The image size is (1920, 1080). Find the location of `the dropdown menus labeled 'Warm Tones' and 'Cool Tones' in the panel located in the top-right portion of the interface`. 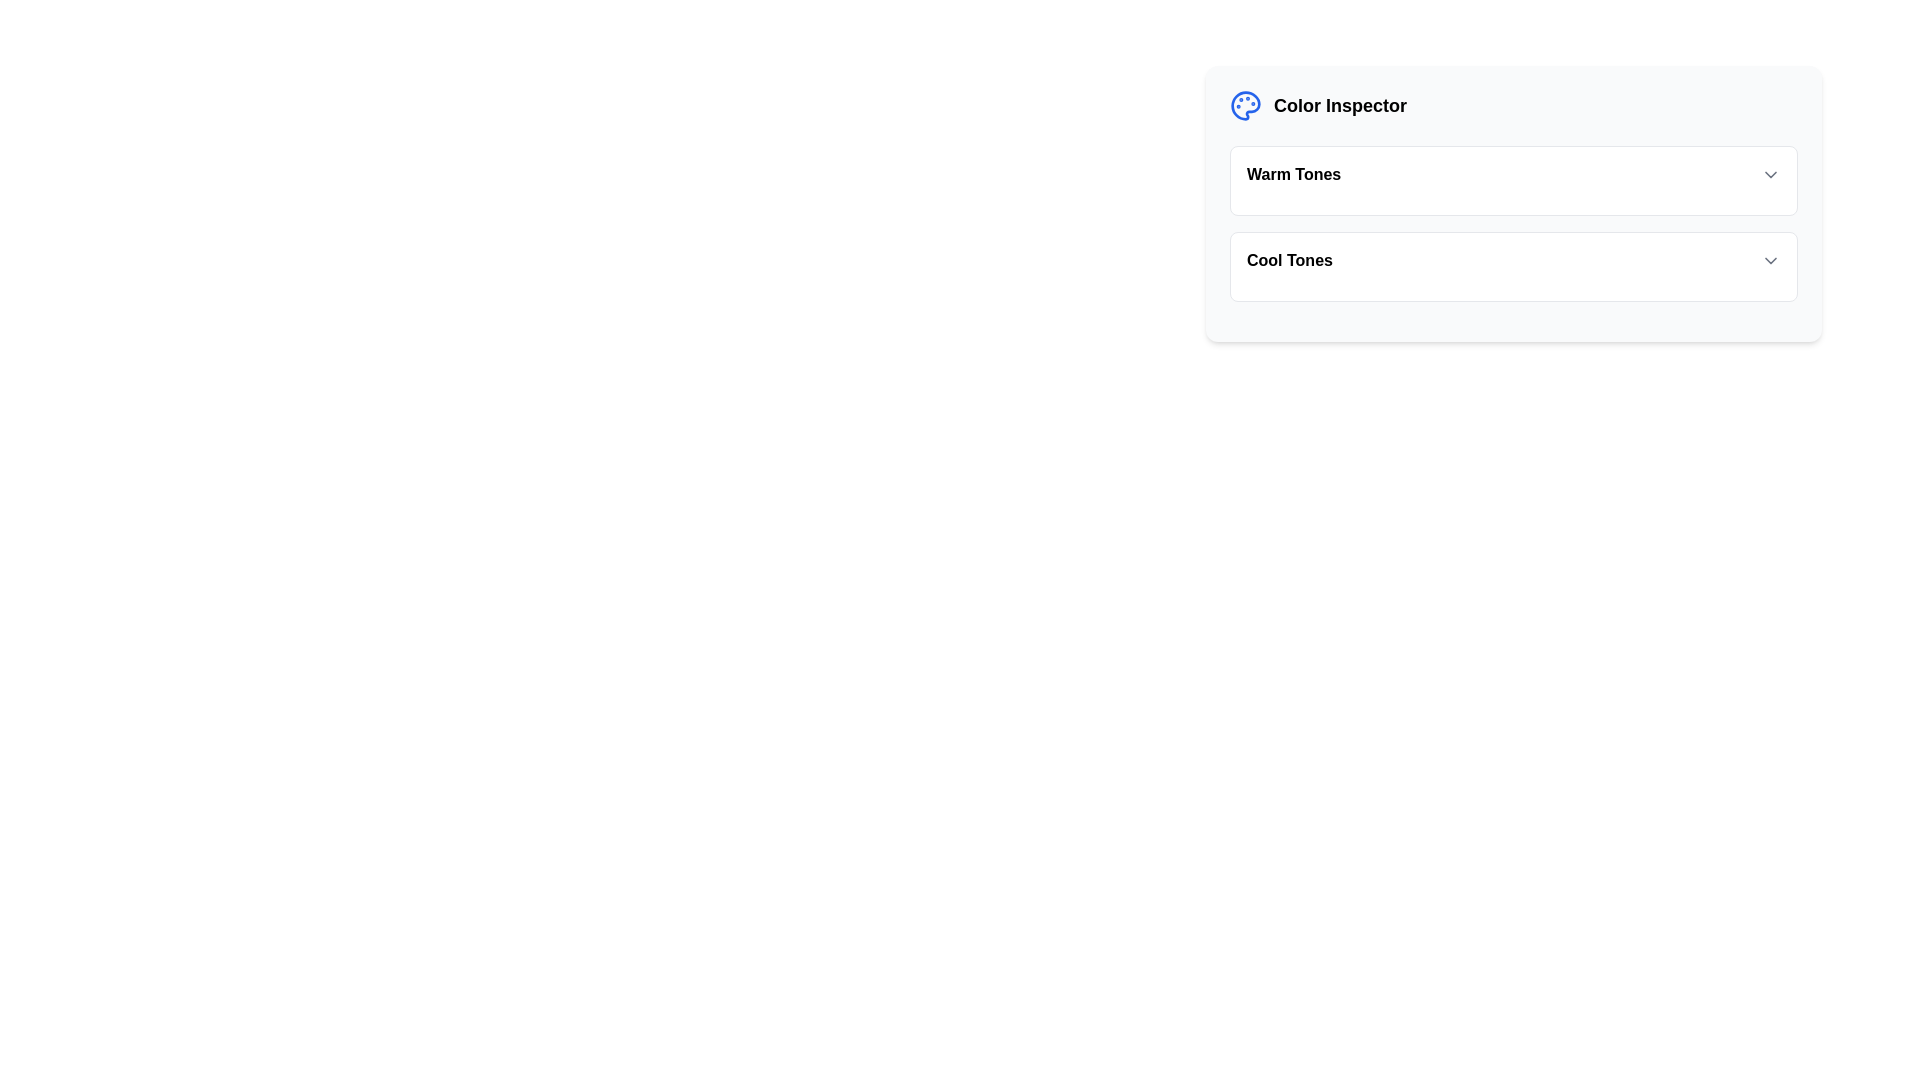

the dropdown menus labeled 'Warm Tones' and 'Cool Tones' in the panel located in the top-right portion of the interface is located at coordinates (1513, 214).